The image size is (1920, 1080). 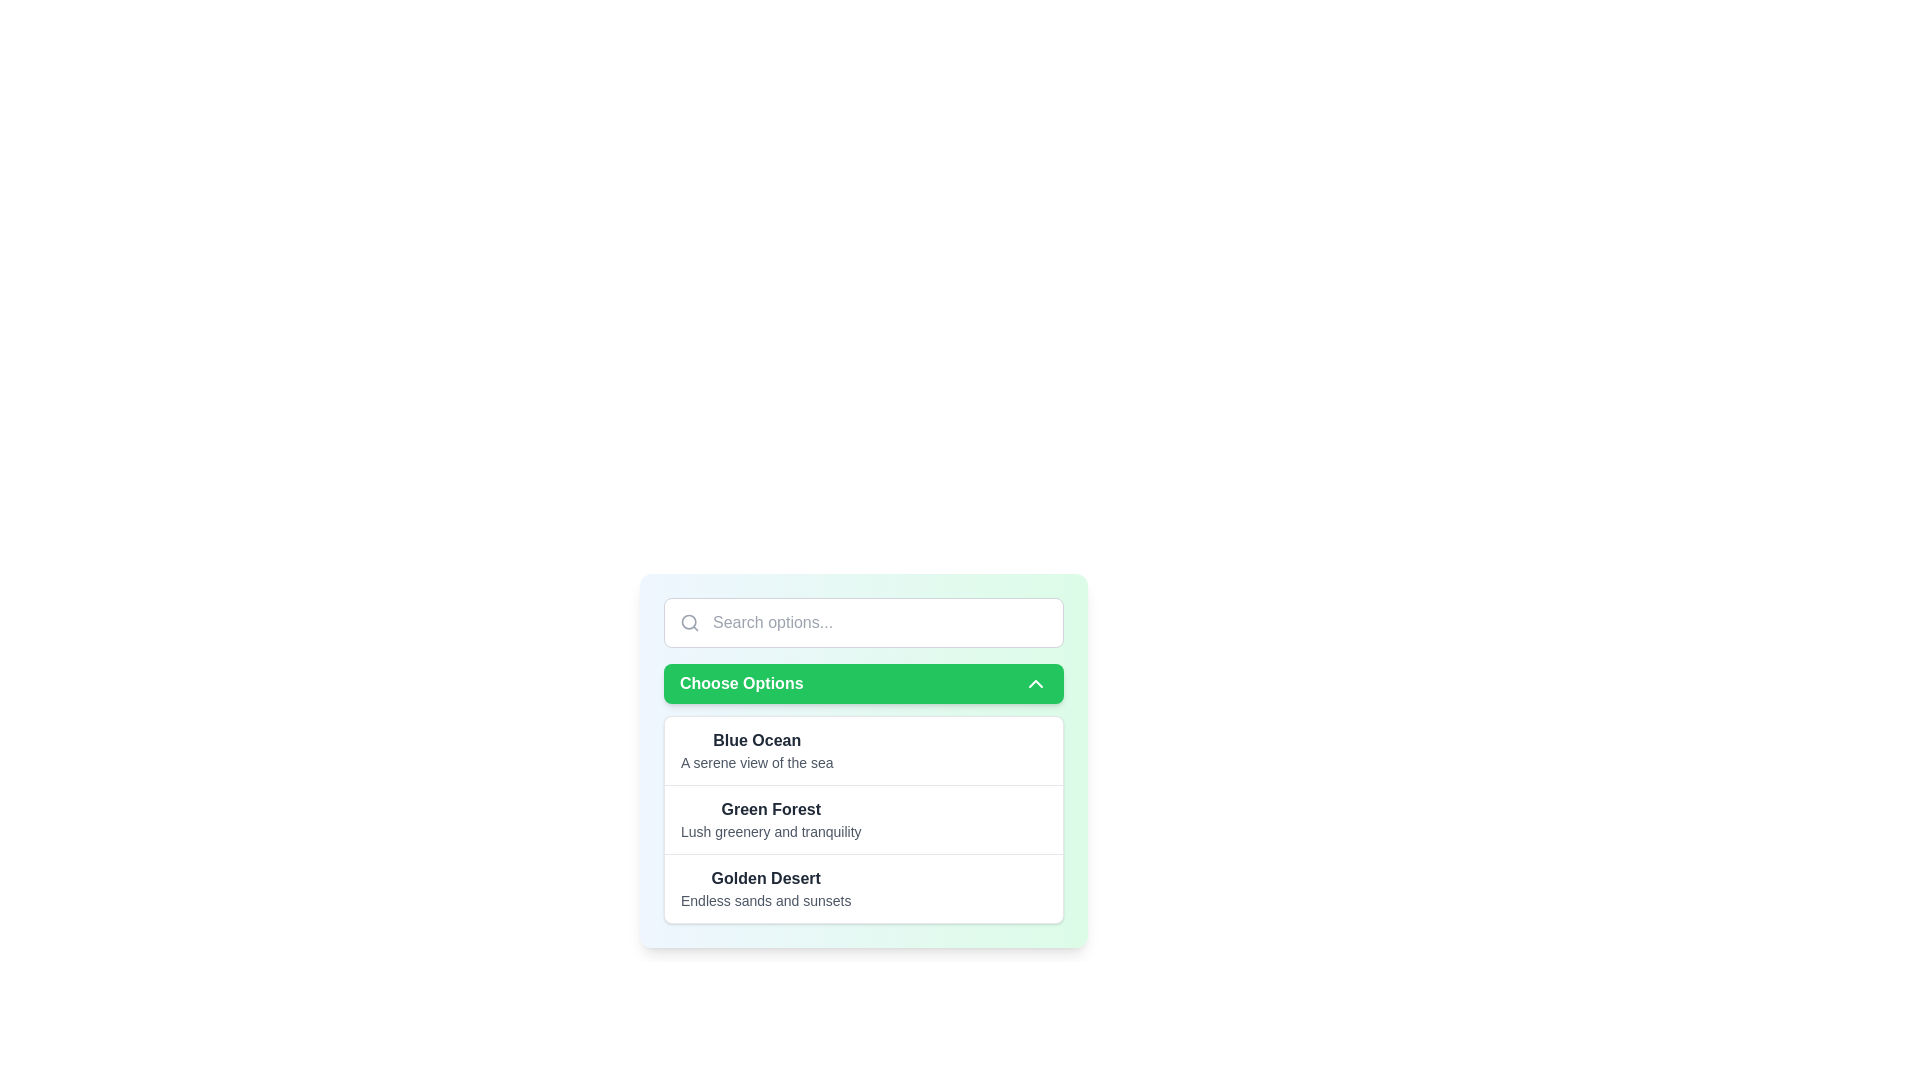 I want to click on the first item in the dropdown menu labeled 'Blue Ocean', so click(x=864, y=760).